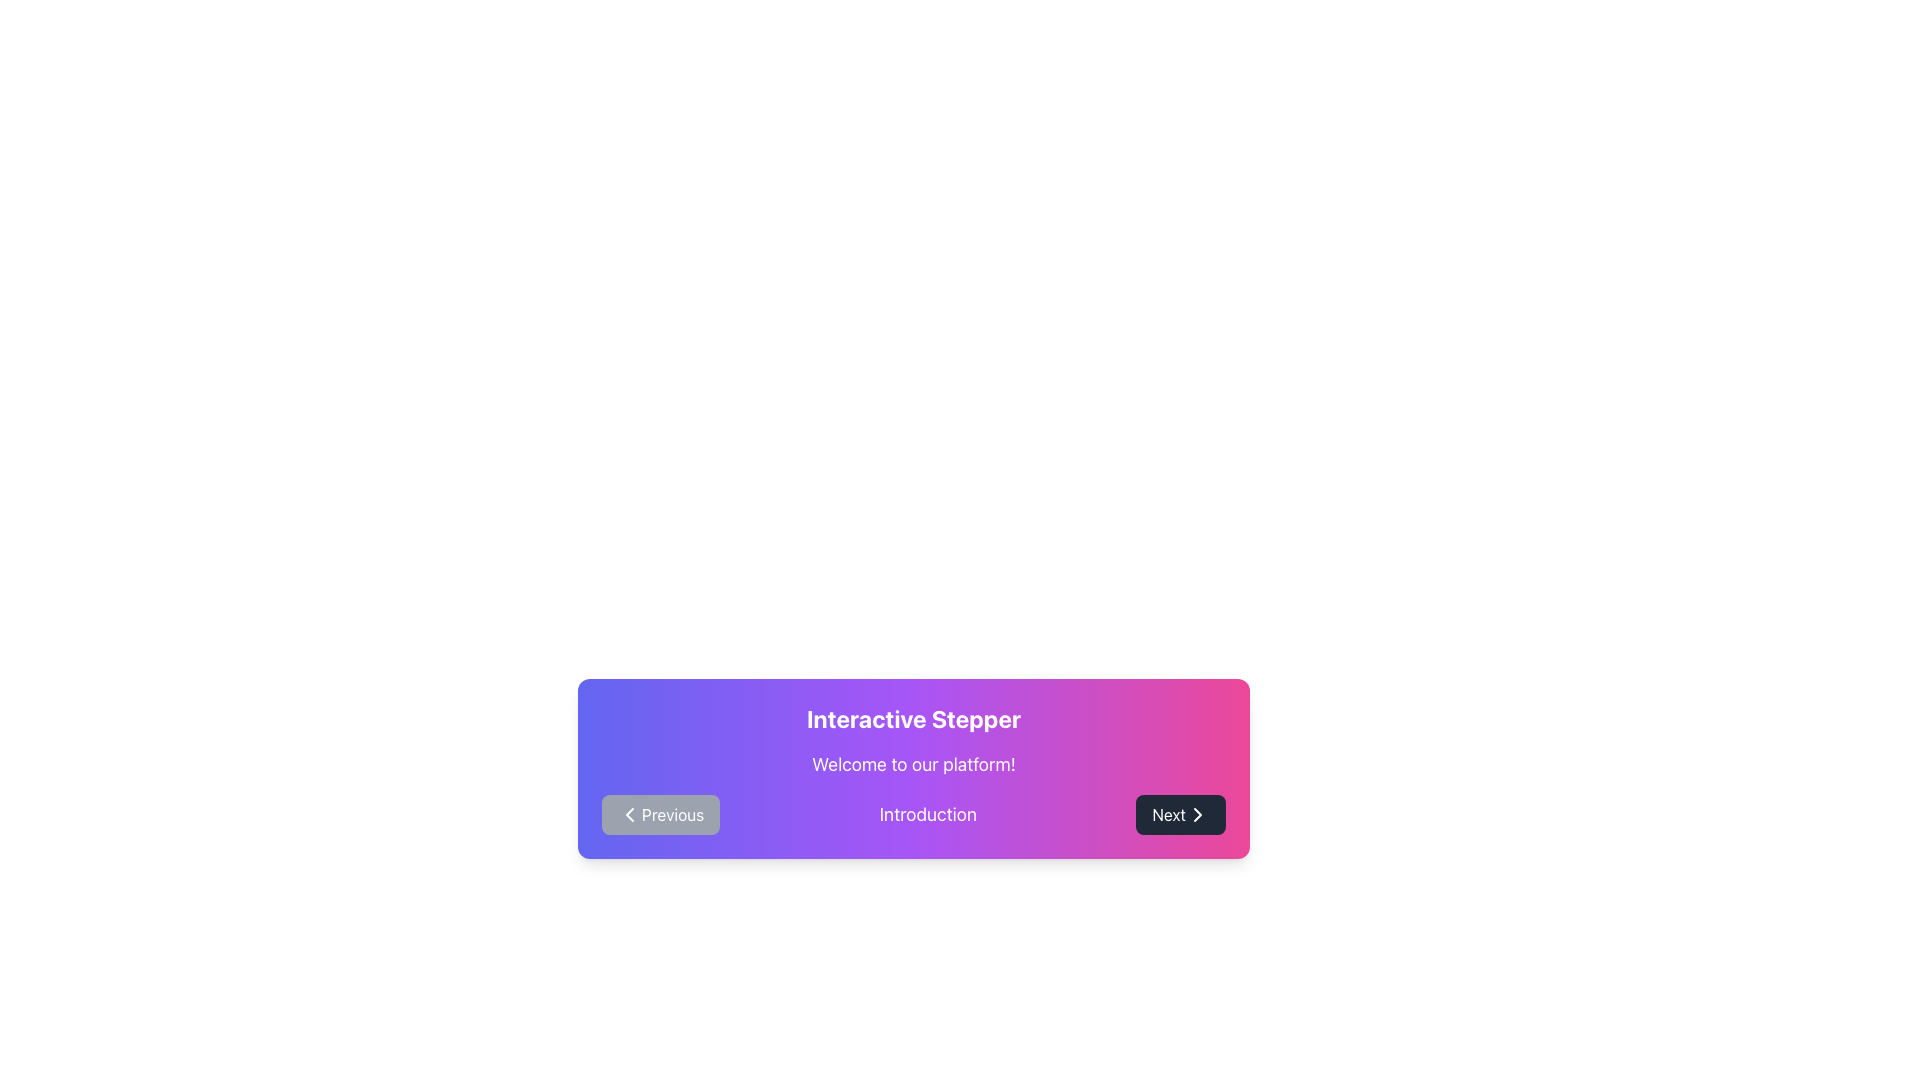  I want to click on the leftmost button in the horizontal navigation bar, so click(661, 814).